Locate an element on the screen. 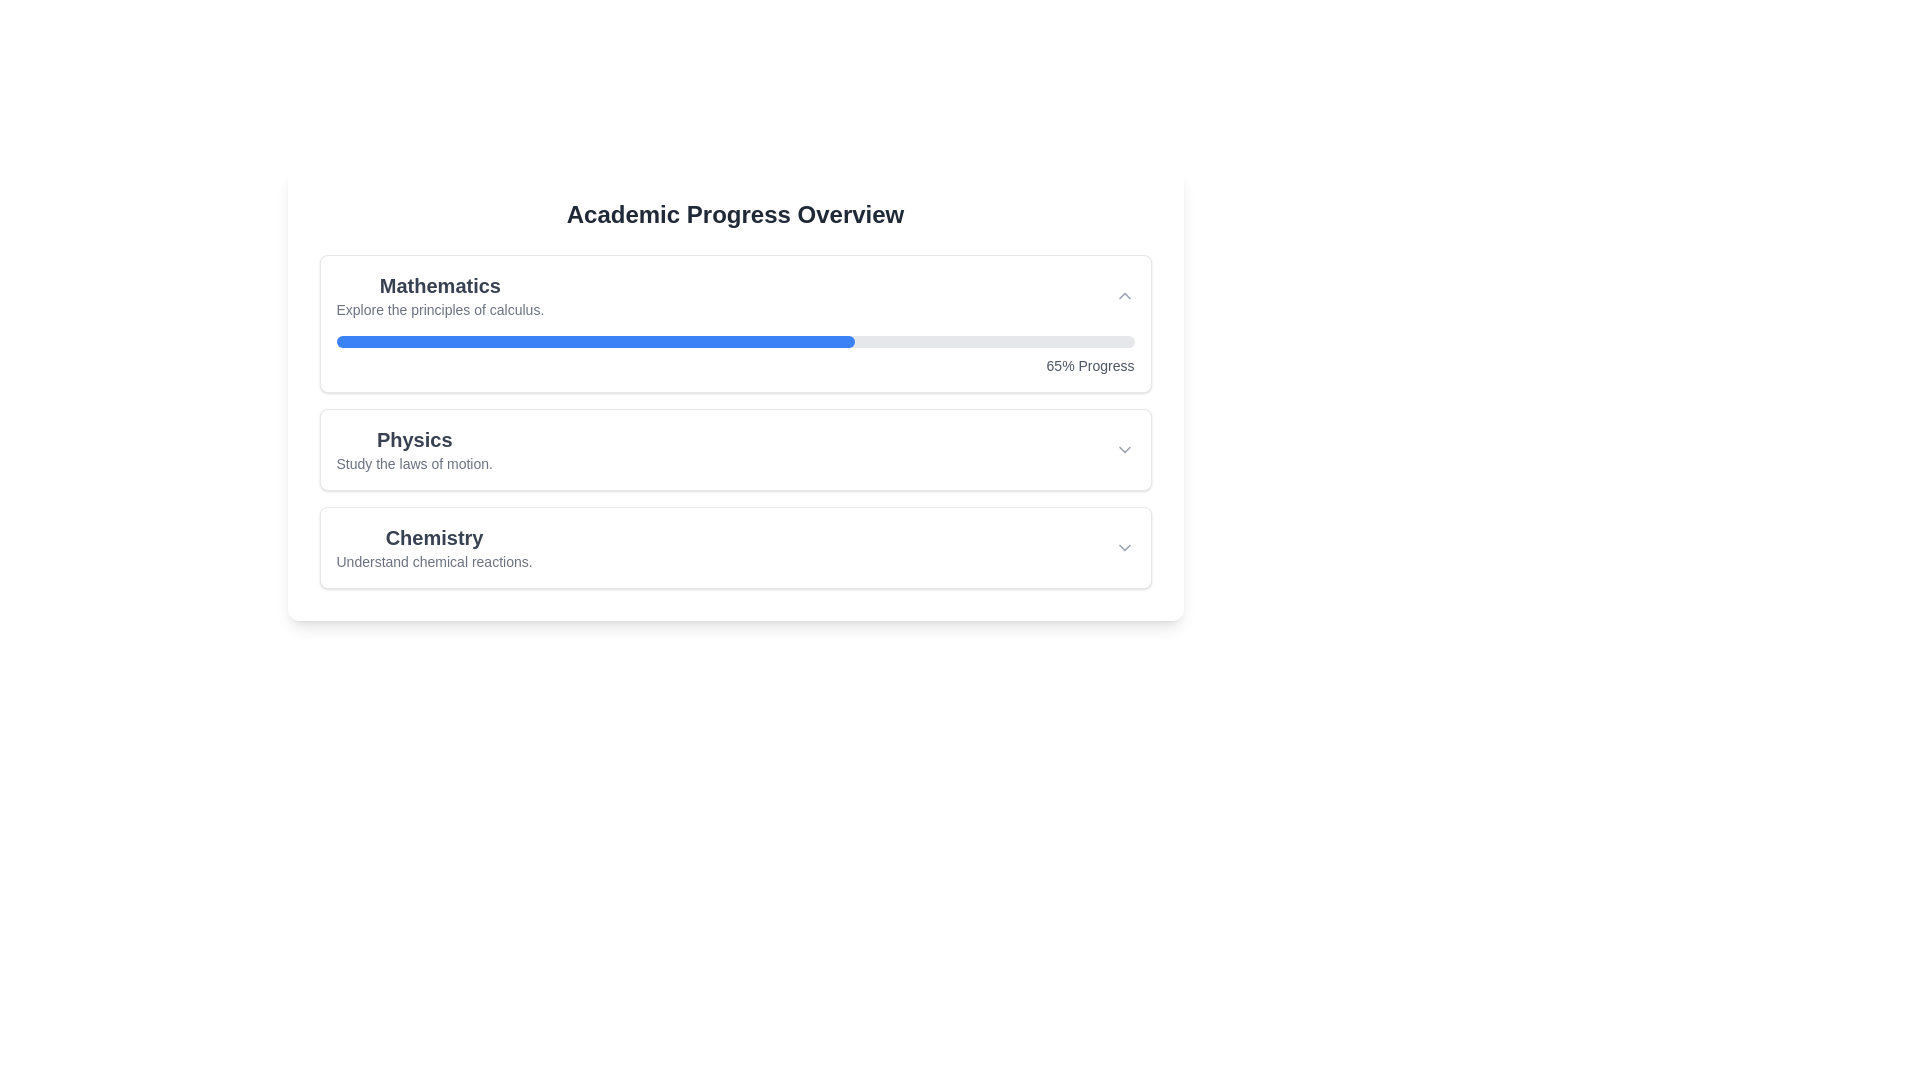 Image resolution: width=1920 pixels, height=1080 pixels. the progress bar representing 65% completion is located at coordinates (734, 341).